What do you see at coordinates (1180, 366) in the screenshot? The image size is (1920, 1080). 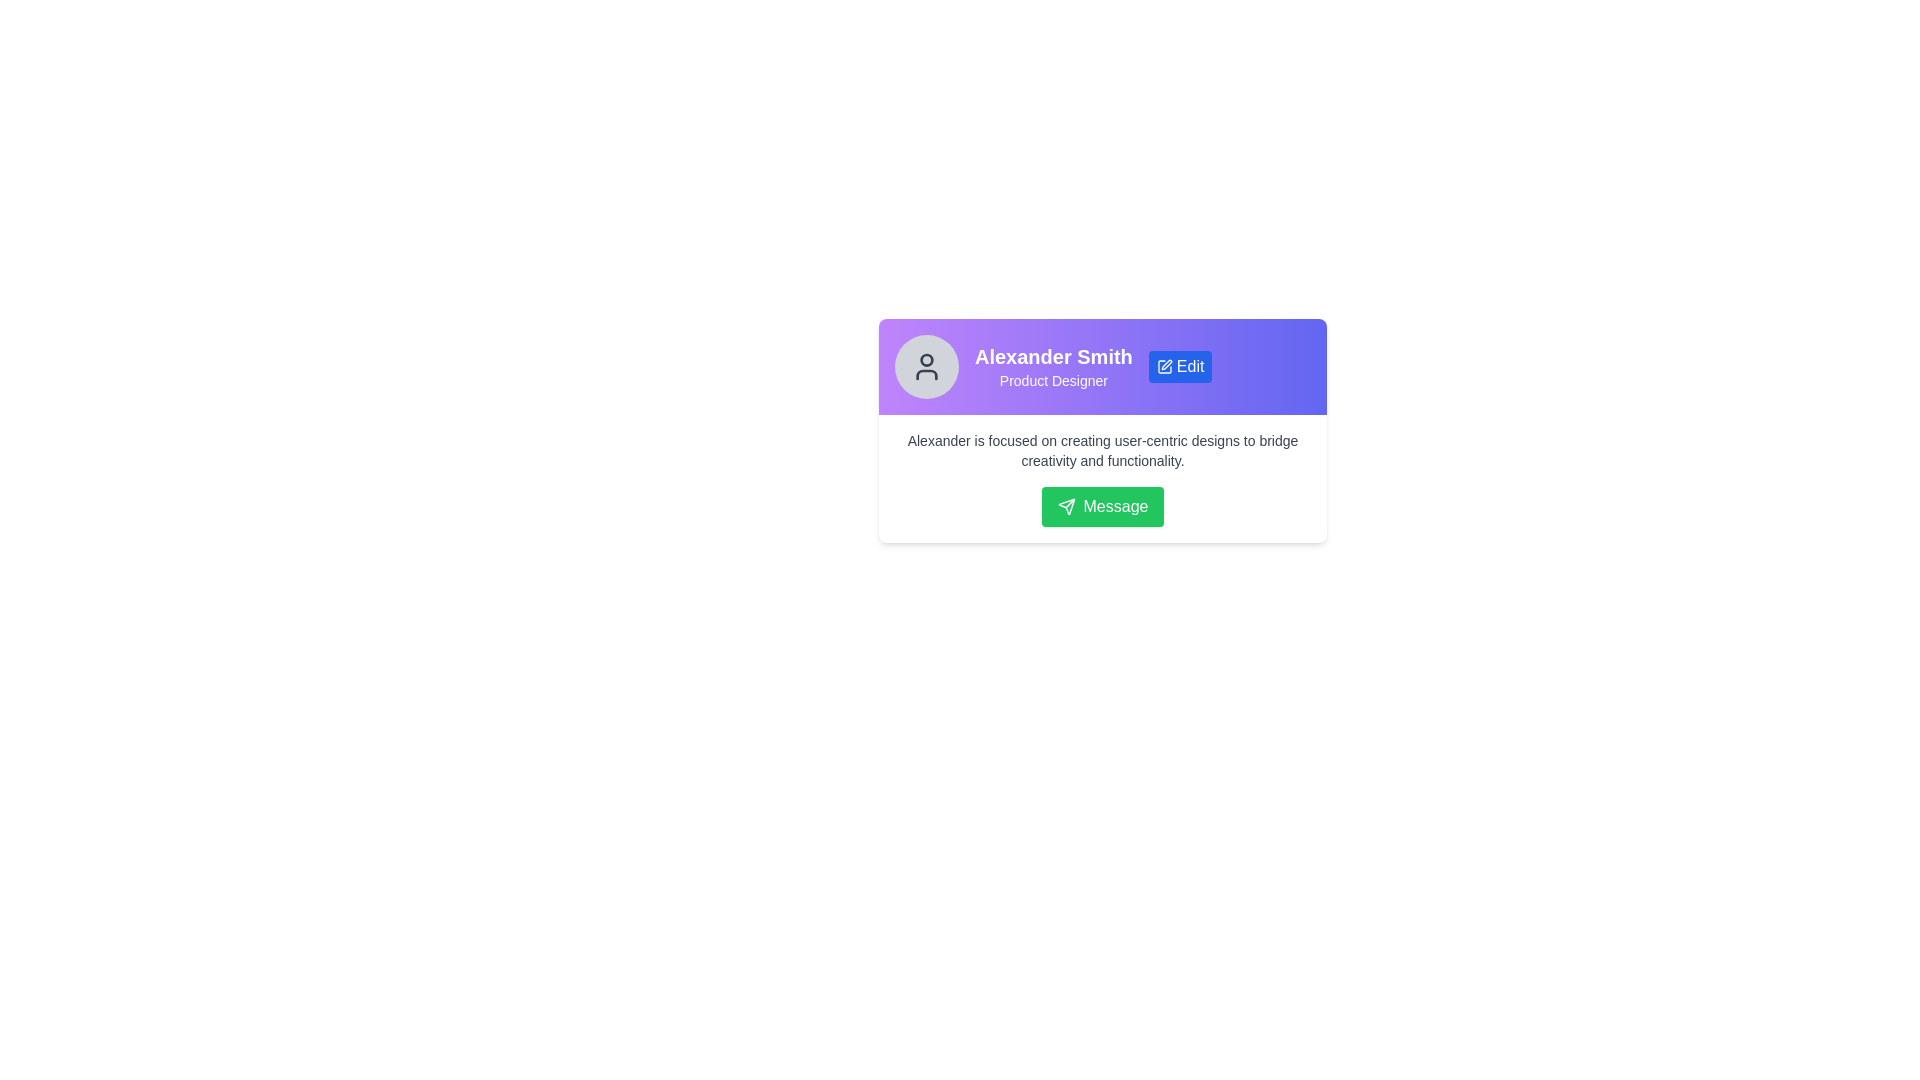 I see `the 'Edit' button located to the right of 'Alexander Smith' in the card layout for keyboard navigation` at bounding box center [1180, 366].